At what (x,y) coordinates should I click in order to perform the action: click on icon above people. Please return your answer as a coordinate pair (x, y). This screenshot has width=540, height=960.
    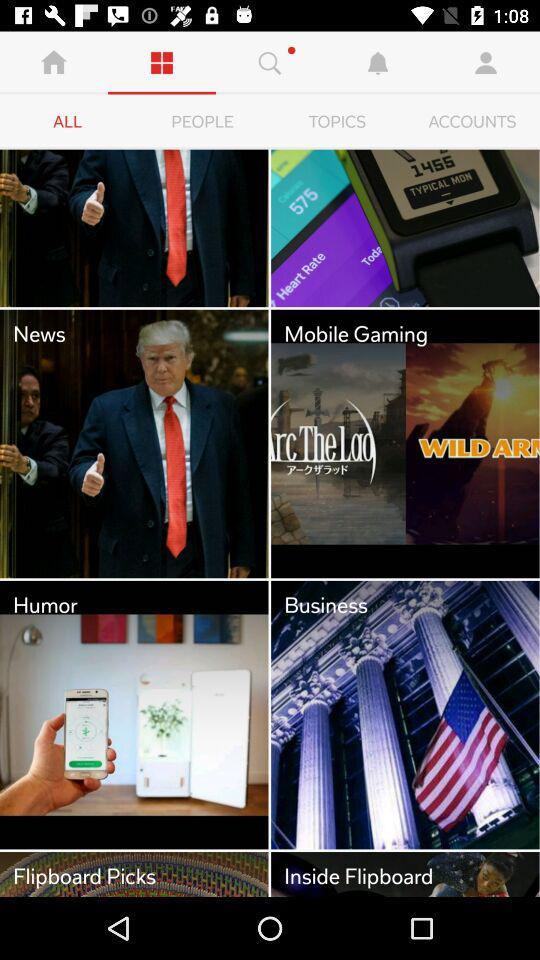
    Looking at the image, I should click on (270, 62).